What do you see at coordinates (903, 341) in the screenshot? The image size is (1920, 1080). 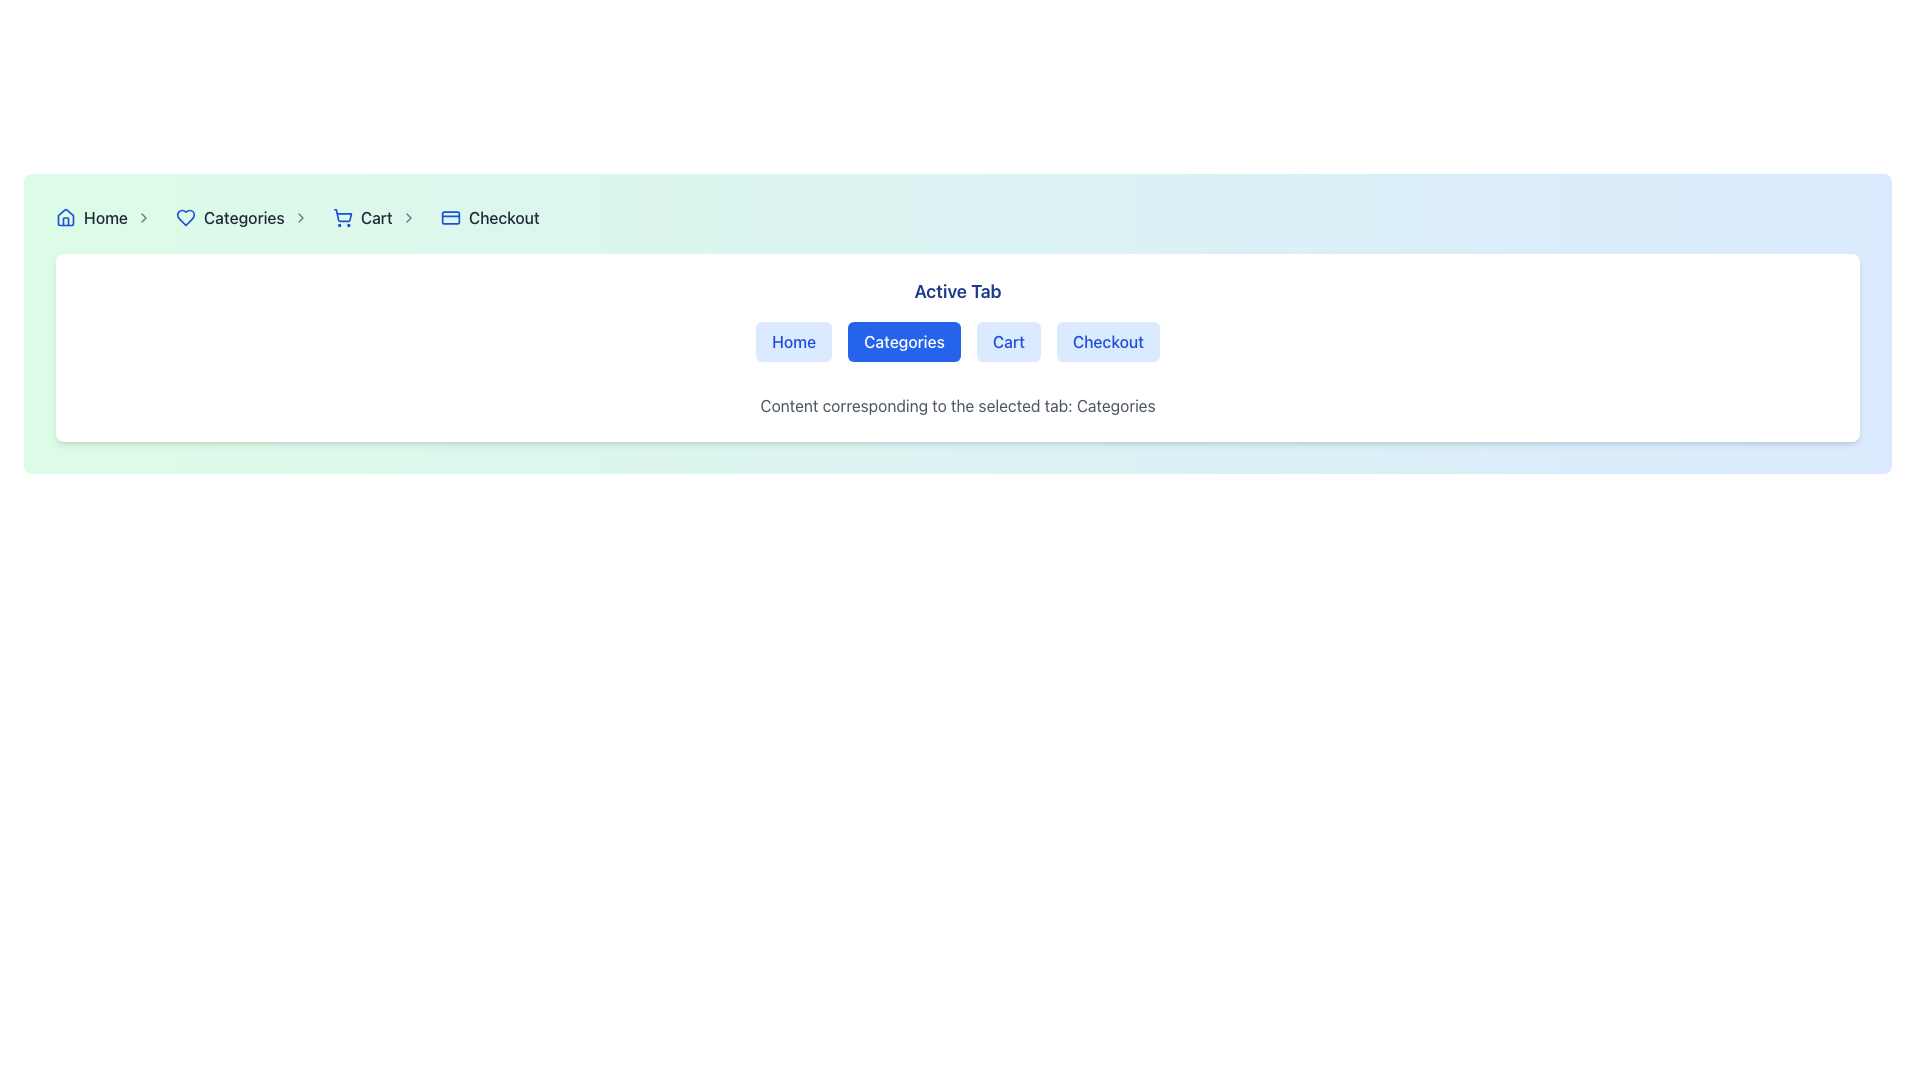 I see `the 'Categories' button, which is a rectangular button with rounded corners, blue background, and white text` at bounding box center [903, 341].